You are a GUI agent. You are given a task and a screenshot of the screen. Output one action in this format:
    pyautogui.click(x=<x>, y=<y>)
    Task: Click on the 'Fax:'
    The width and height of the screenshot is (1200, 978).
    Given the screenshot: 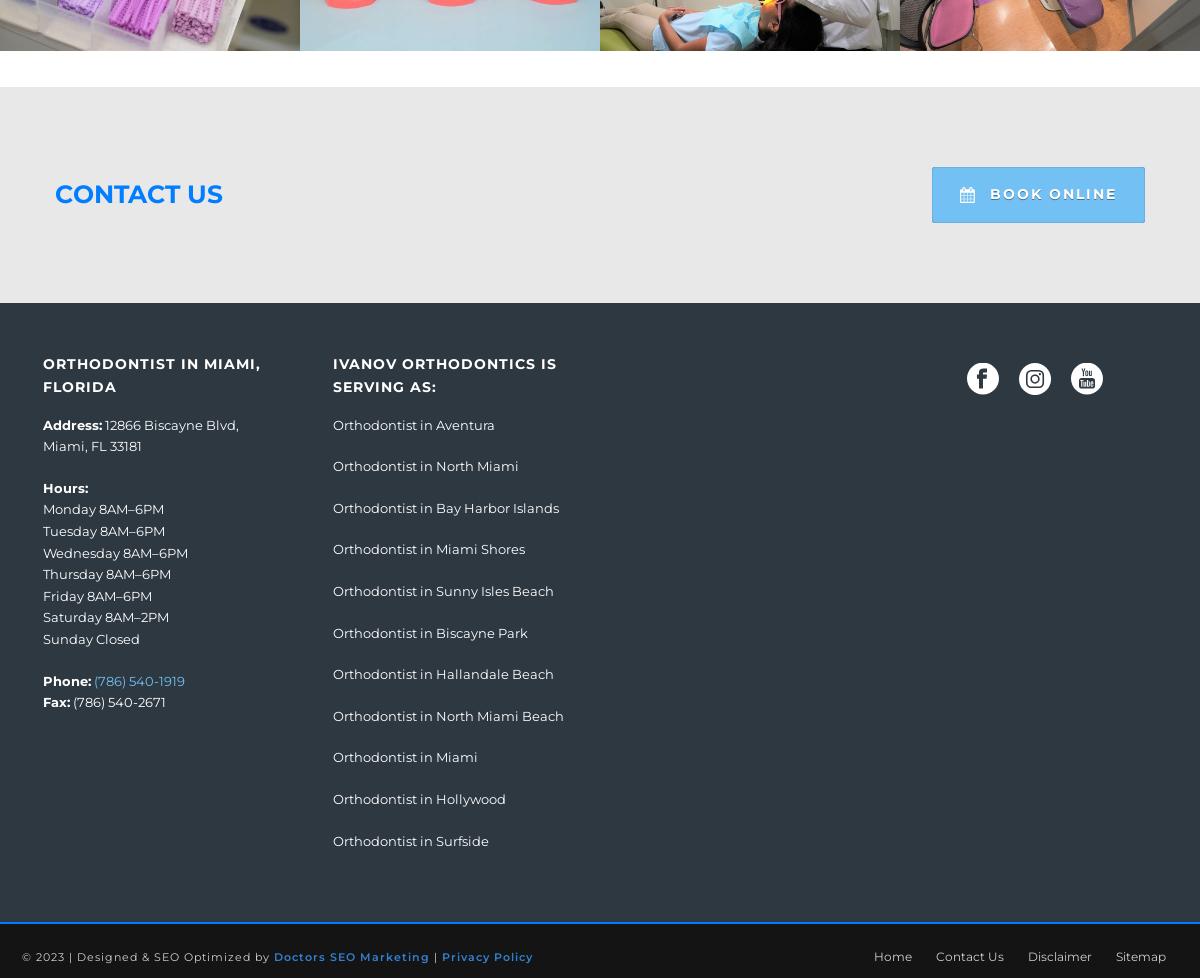 What is the action you would take?
    pyautogui.click(x=56, y=702)
    